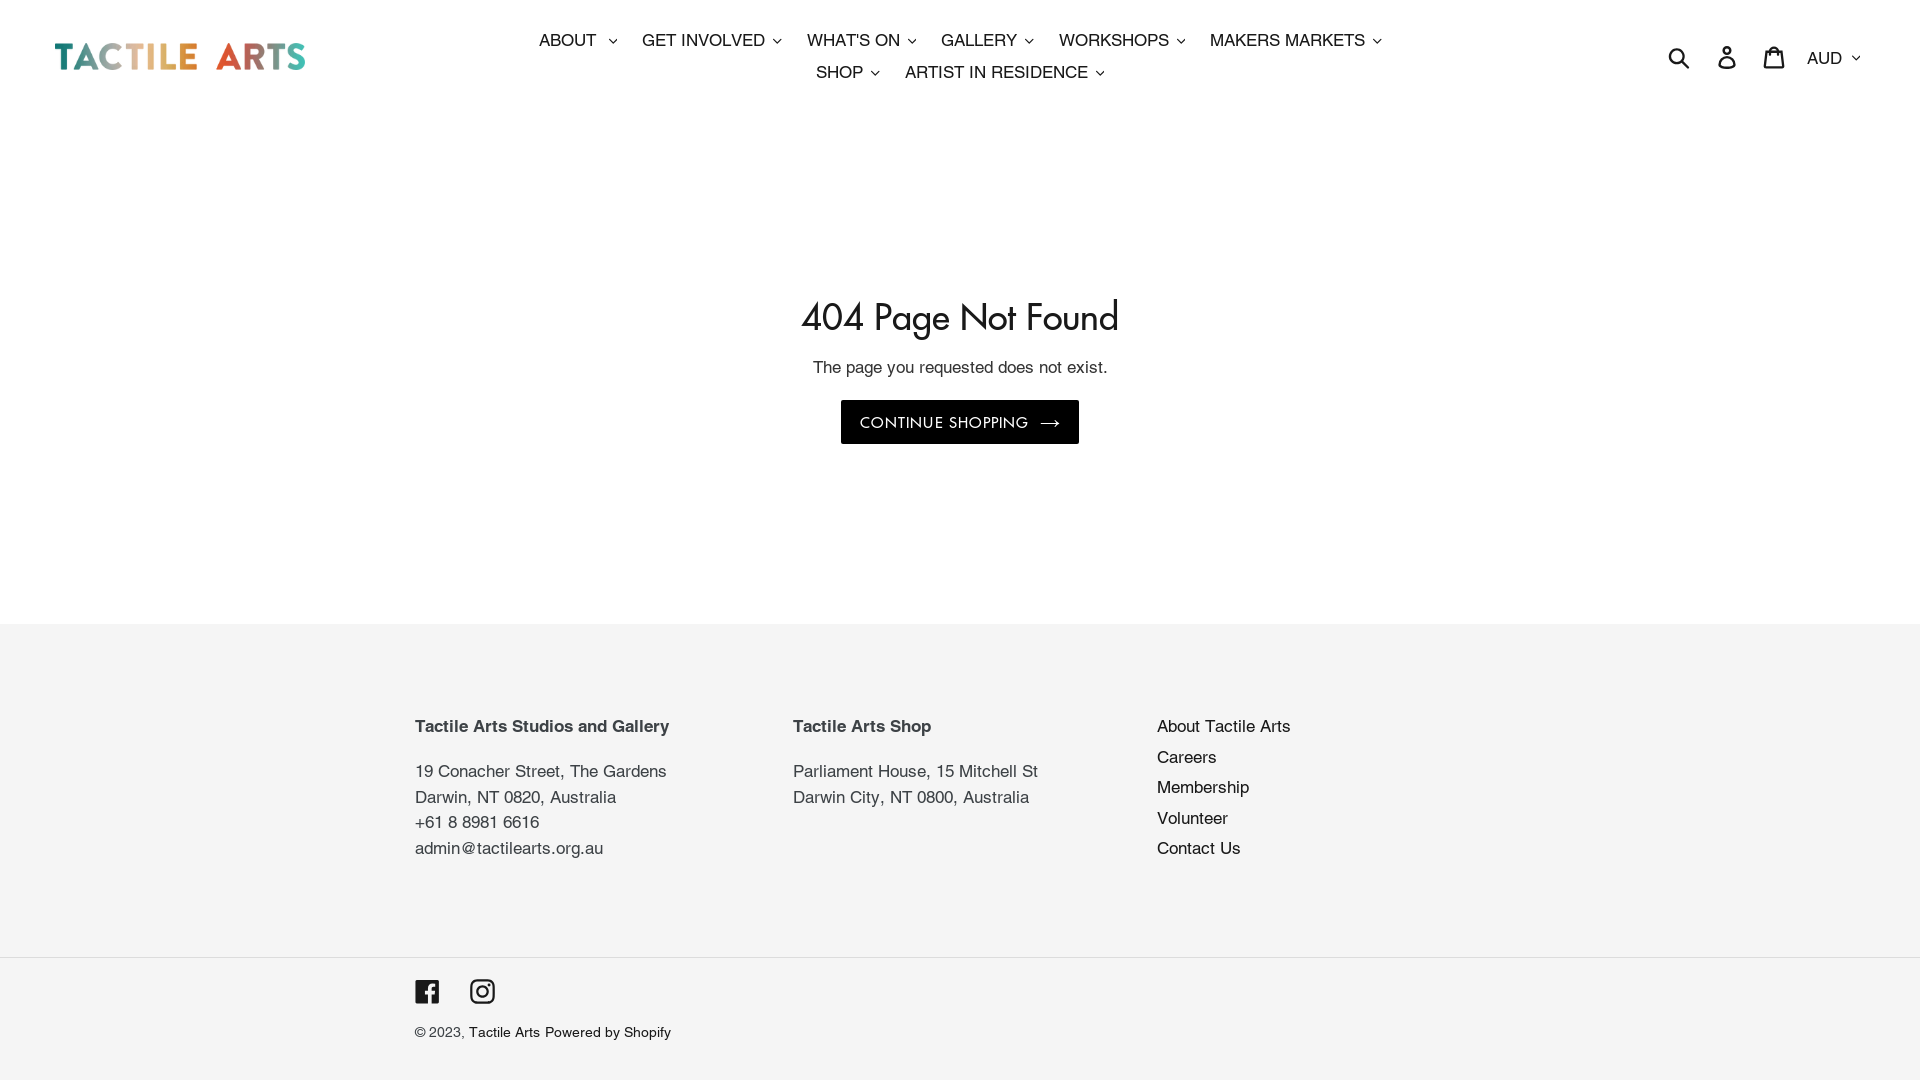 This screenshot has height=1080, width=1920. Describe the element at coordinates (1156, 756) in the screenshot. I see `'Careers'` at that location.